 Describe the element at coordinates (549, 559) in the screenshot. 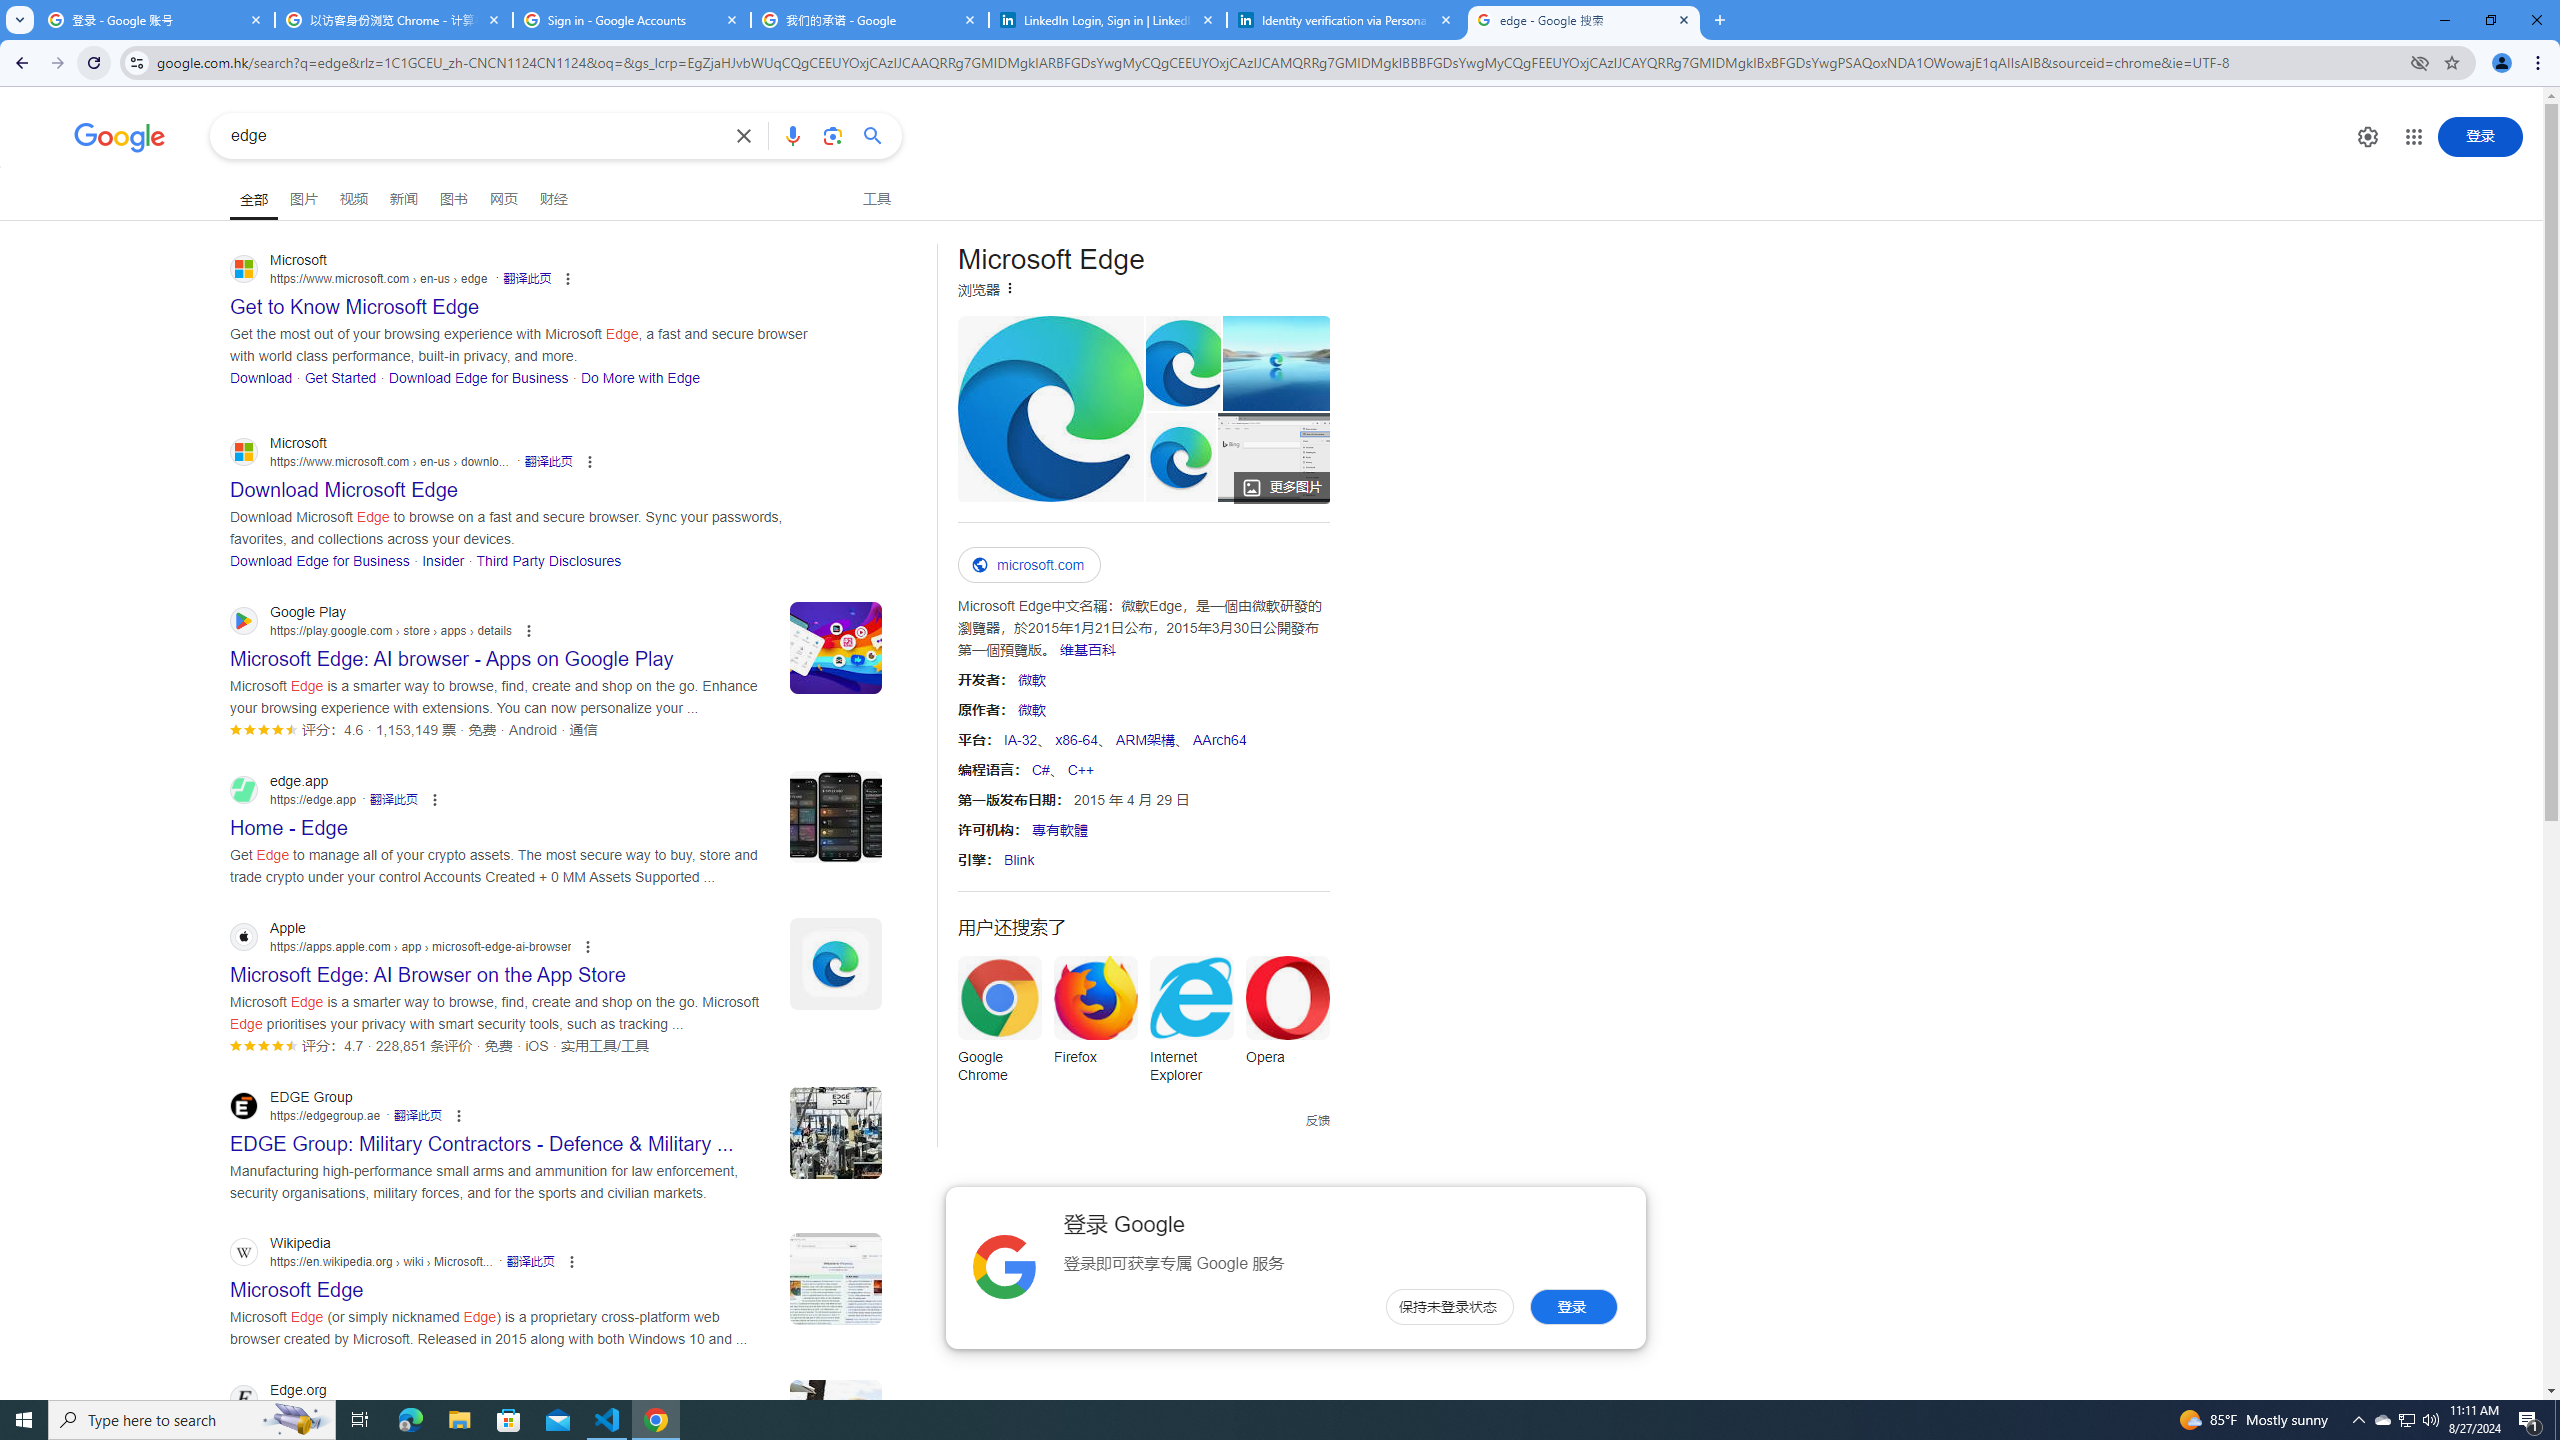

I see `'Third Party Disclosures'` at that location.